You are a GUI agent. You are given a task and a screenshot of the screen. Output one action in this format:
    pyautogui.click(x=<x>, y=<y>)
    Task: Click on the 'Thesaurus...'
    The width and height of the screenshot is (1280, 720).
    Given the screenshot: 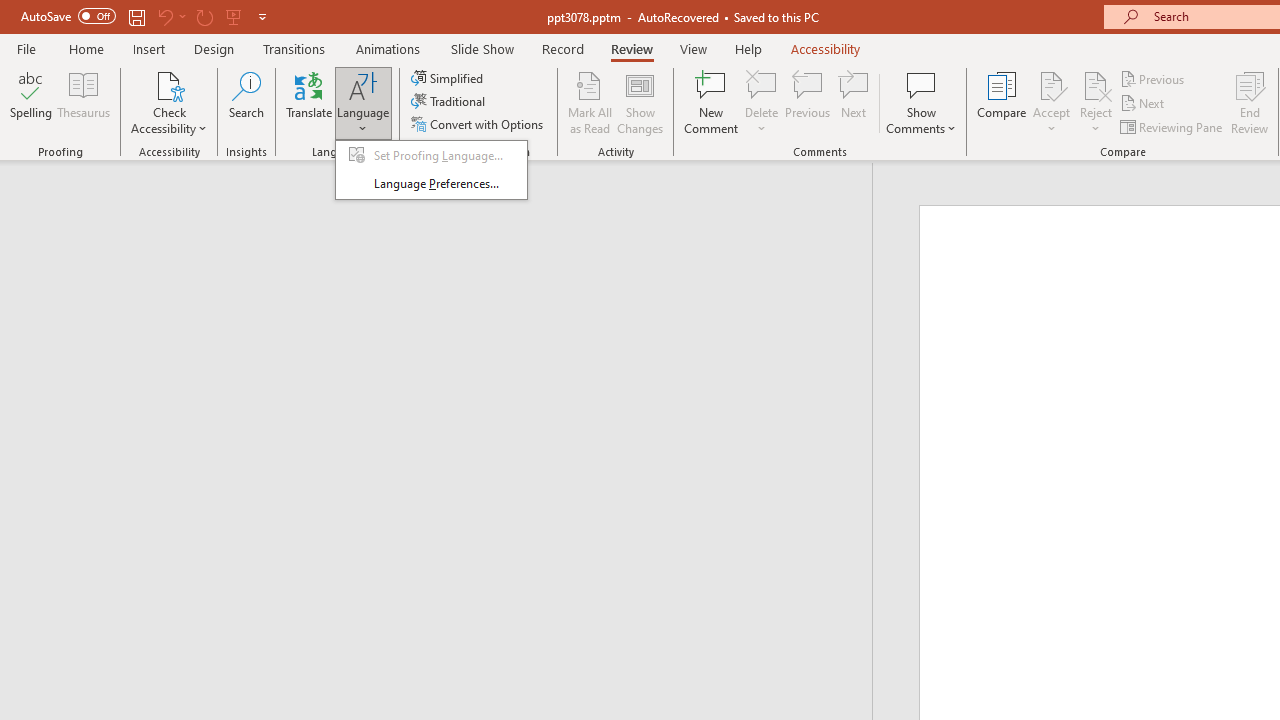 What is the action you would take?
    pyautogui.click(x=82, y=103)
    